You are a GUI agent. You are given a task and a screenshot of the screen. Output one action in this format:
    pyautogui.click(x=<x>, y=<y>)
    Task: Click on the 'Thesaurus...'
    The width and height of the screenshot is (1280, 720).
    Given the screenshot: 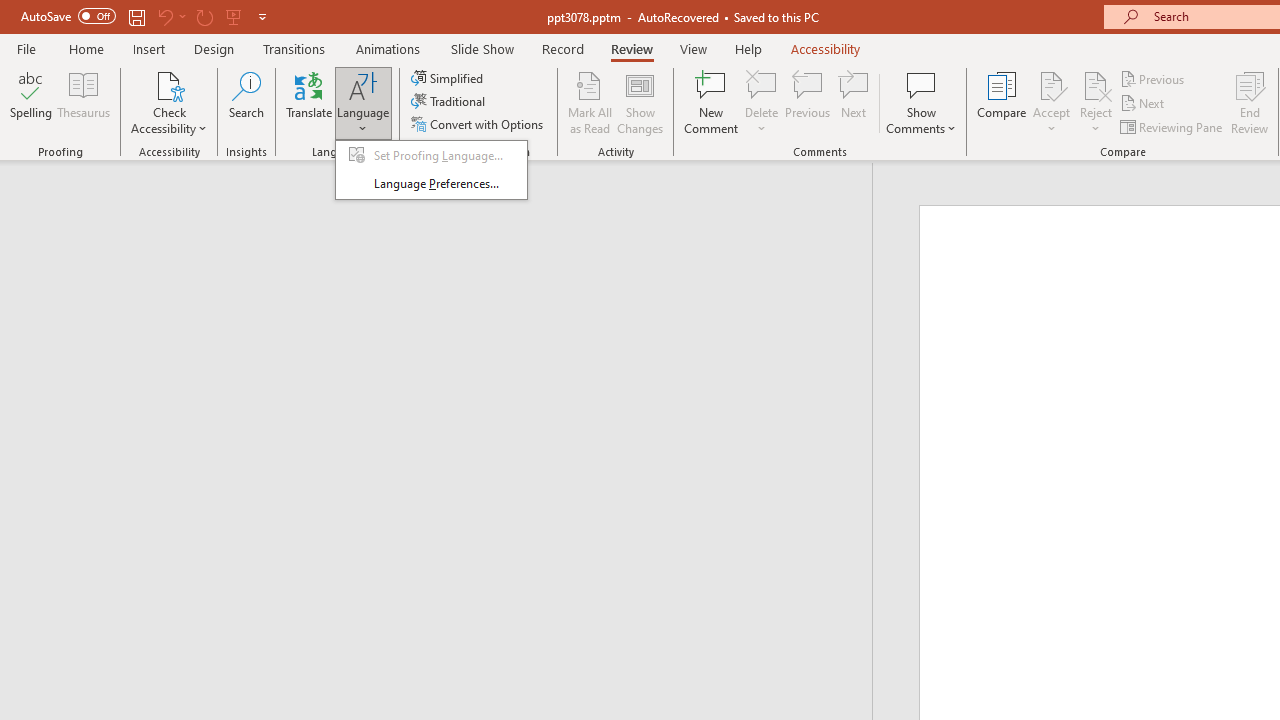 What is the action you would take?
    pyautogui.click(x=82, y=103)
    